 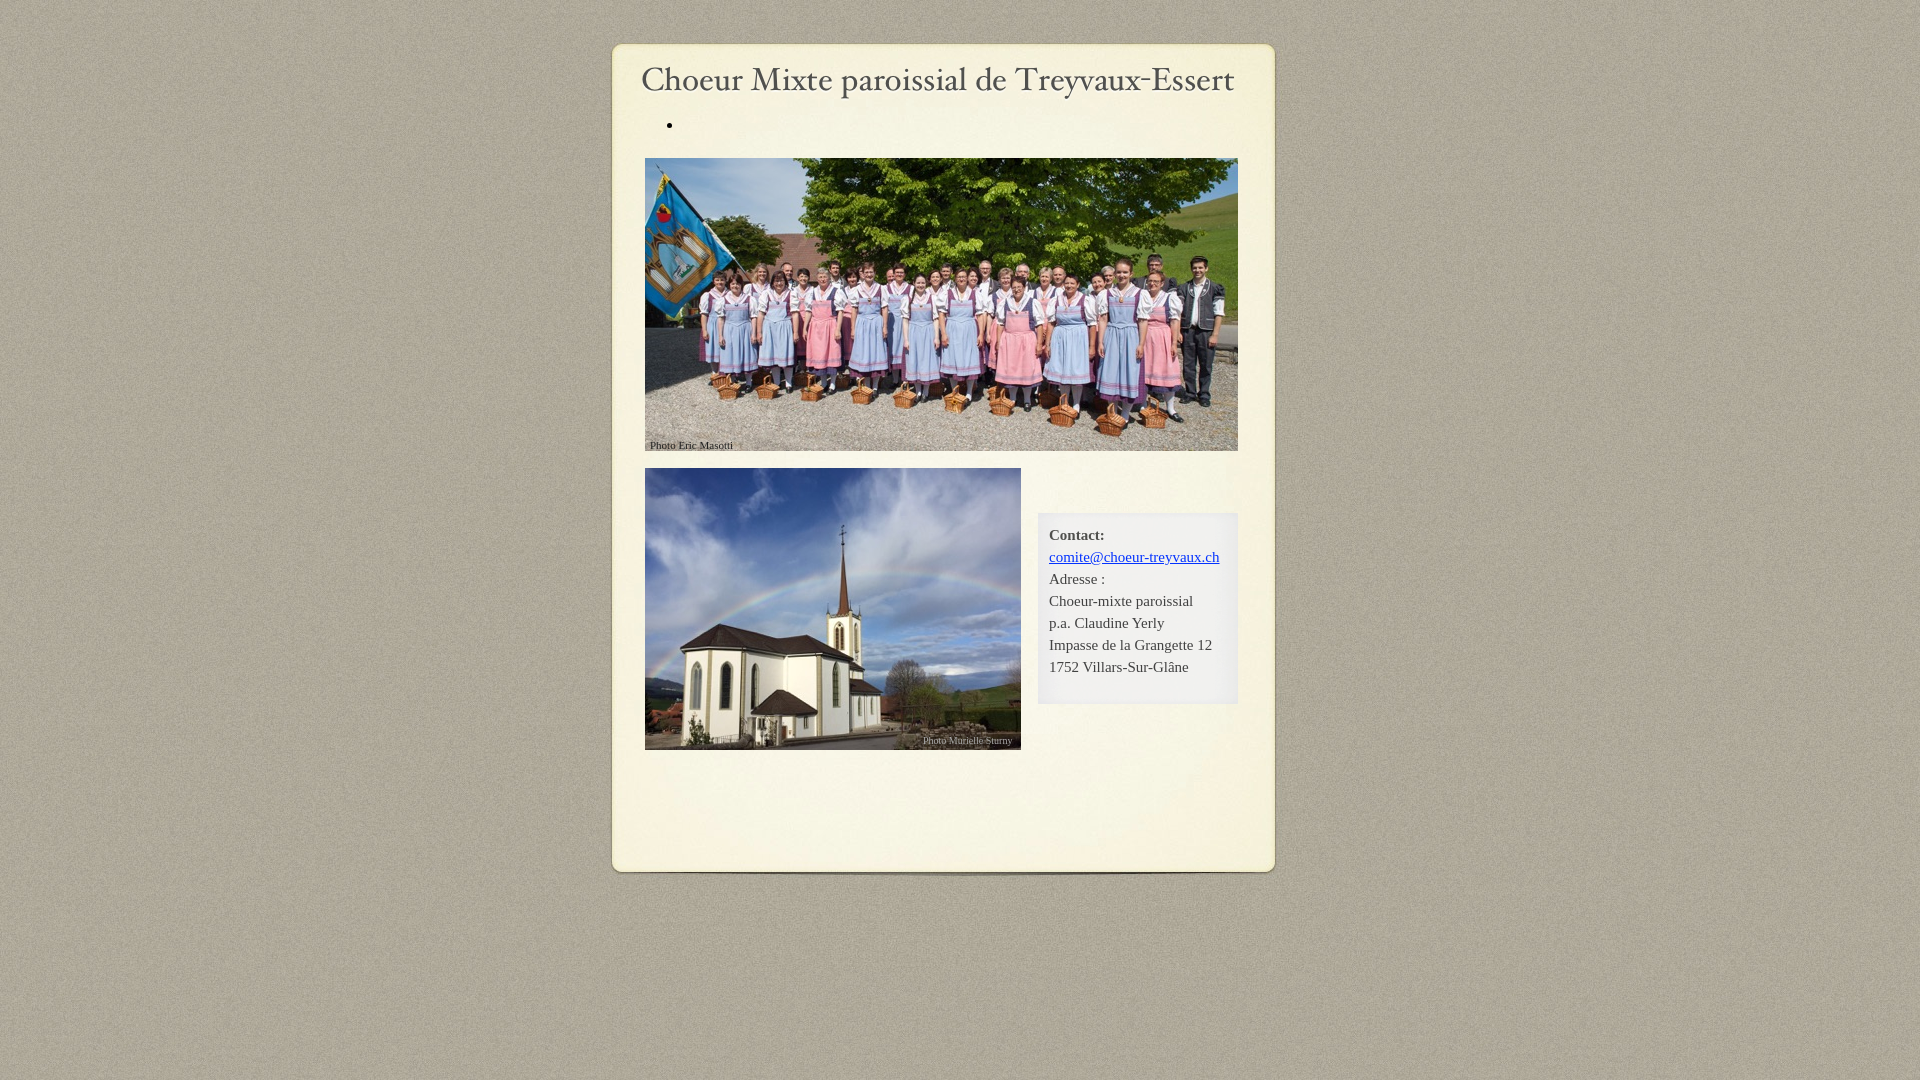 I want to click on 'comite@choeur-treyvaux.ch', so click(x=1134, y=556).